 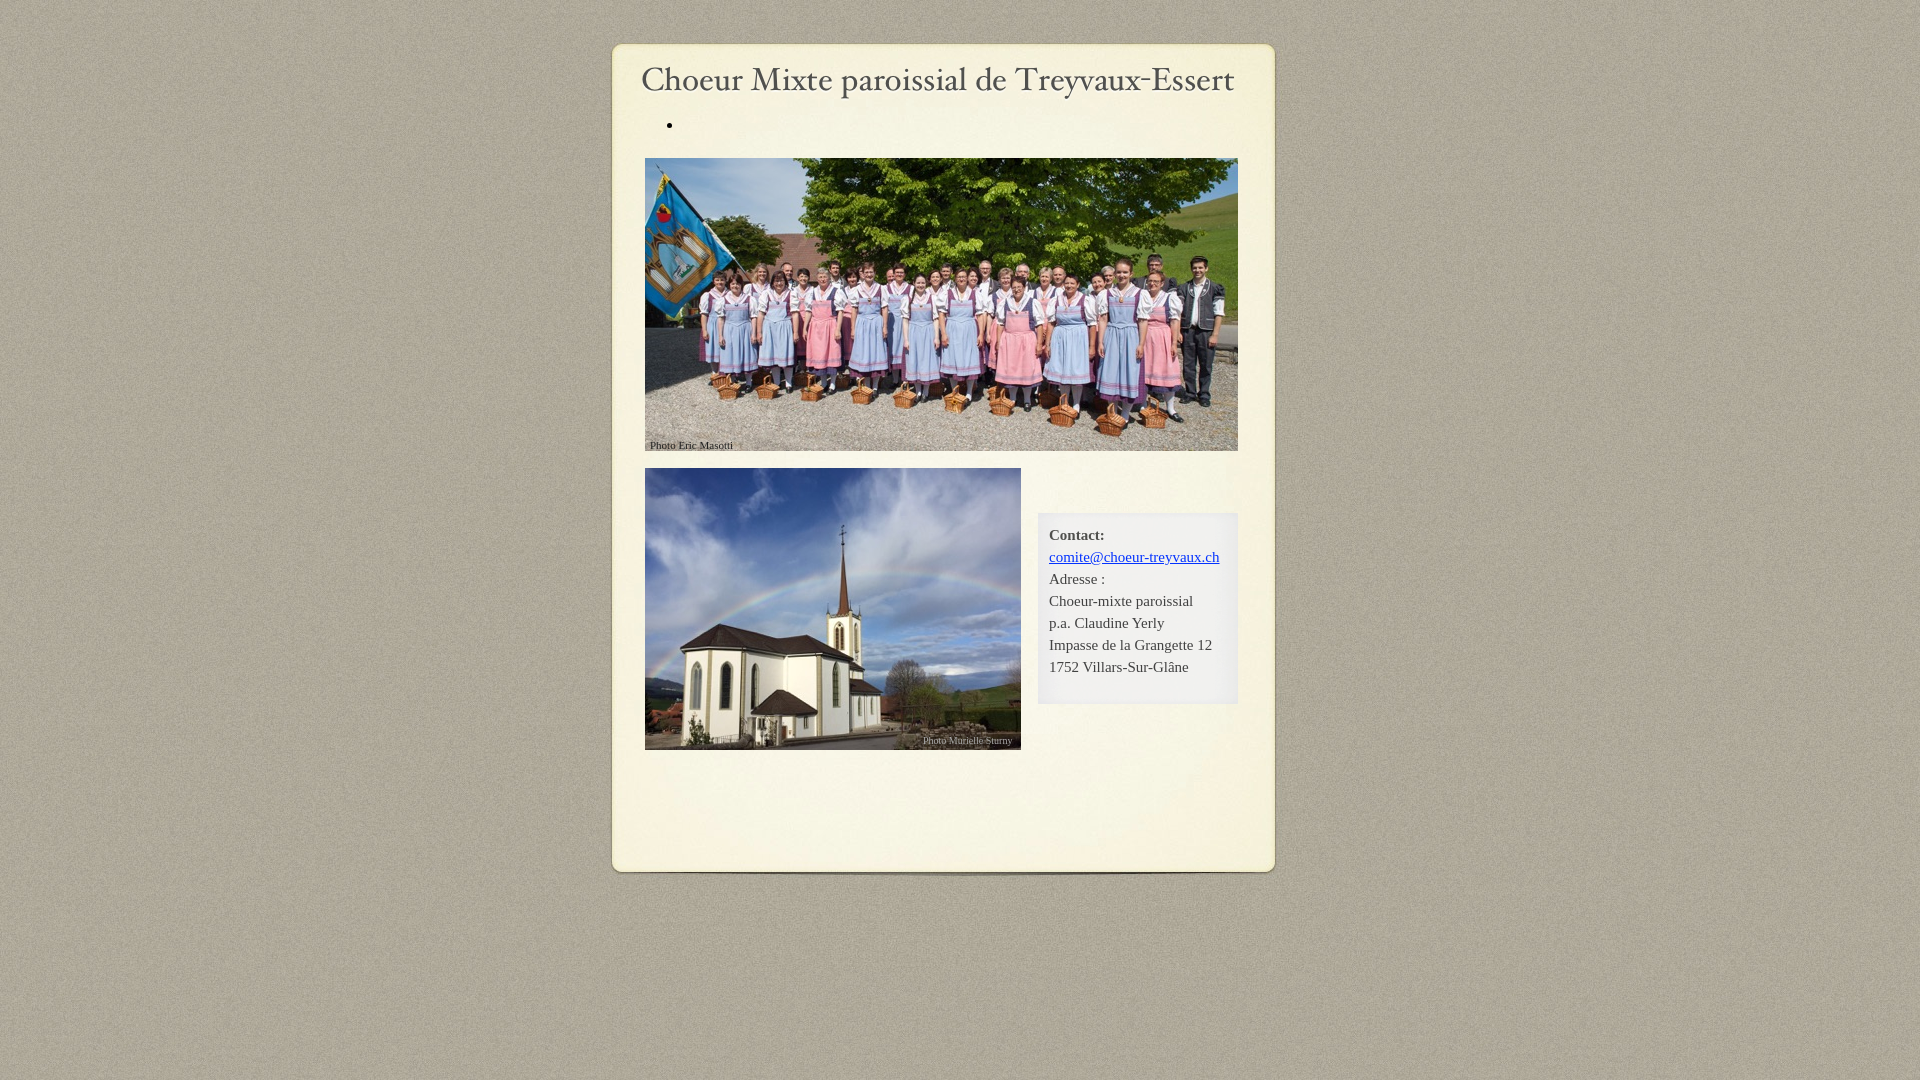 I want to click on 'comite@choeur-treyvaux.ch', so click(x=1134, y=556).